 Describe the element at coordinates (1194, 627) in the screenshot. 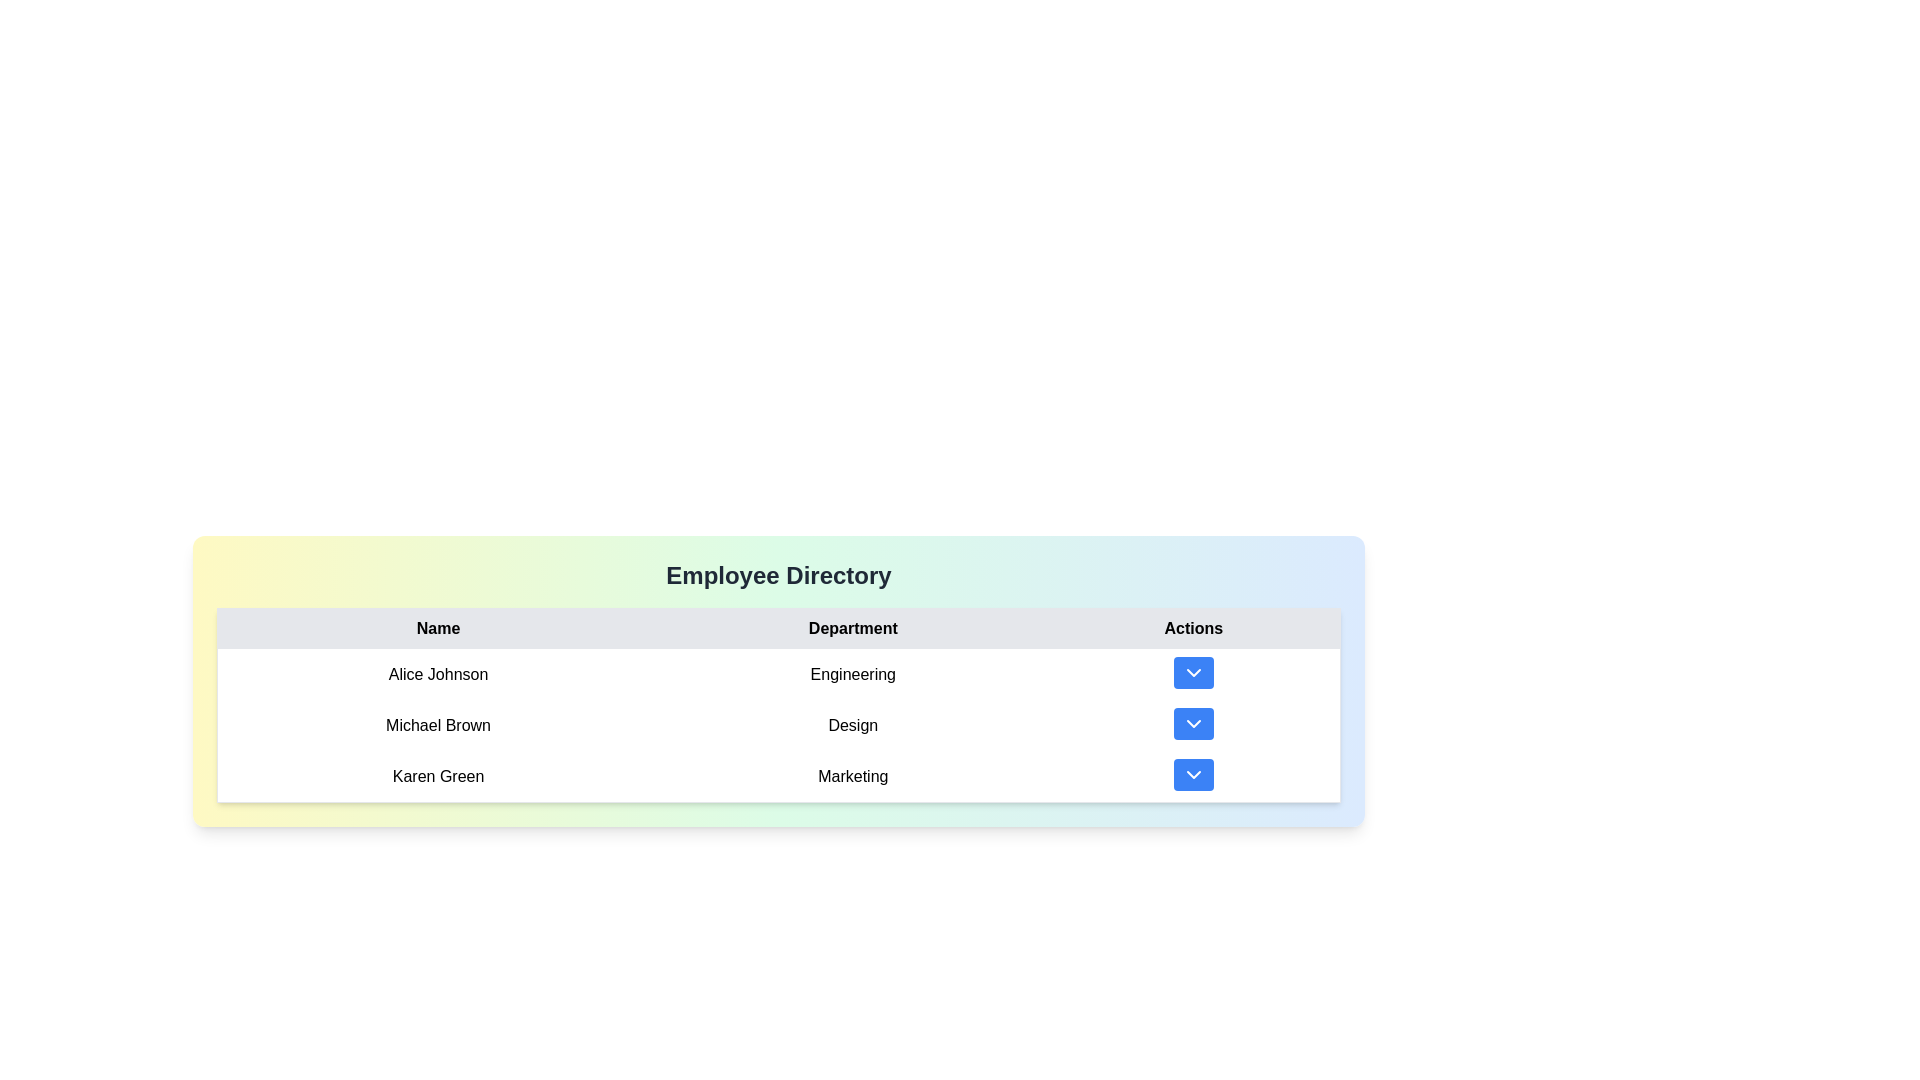

I see `the 'Actions' header text label in the table, which is the third column header indicating the purpose of the actions below` at that location.